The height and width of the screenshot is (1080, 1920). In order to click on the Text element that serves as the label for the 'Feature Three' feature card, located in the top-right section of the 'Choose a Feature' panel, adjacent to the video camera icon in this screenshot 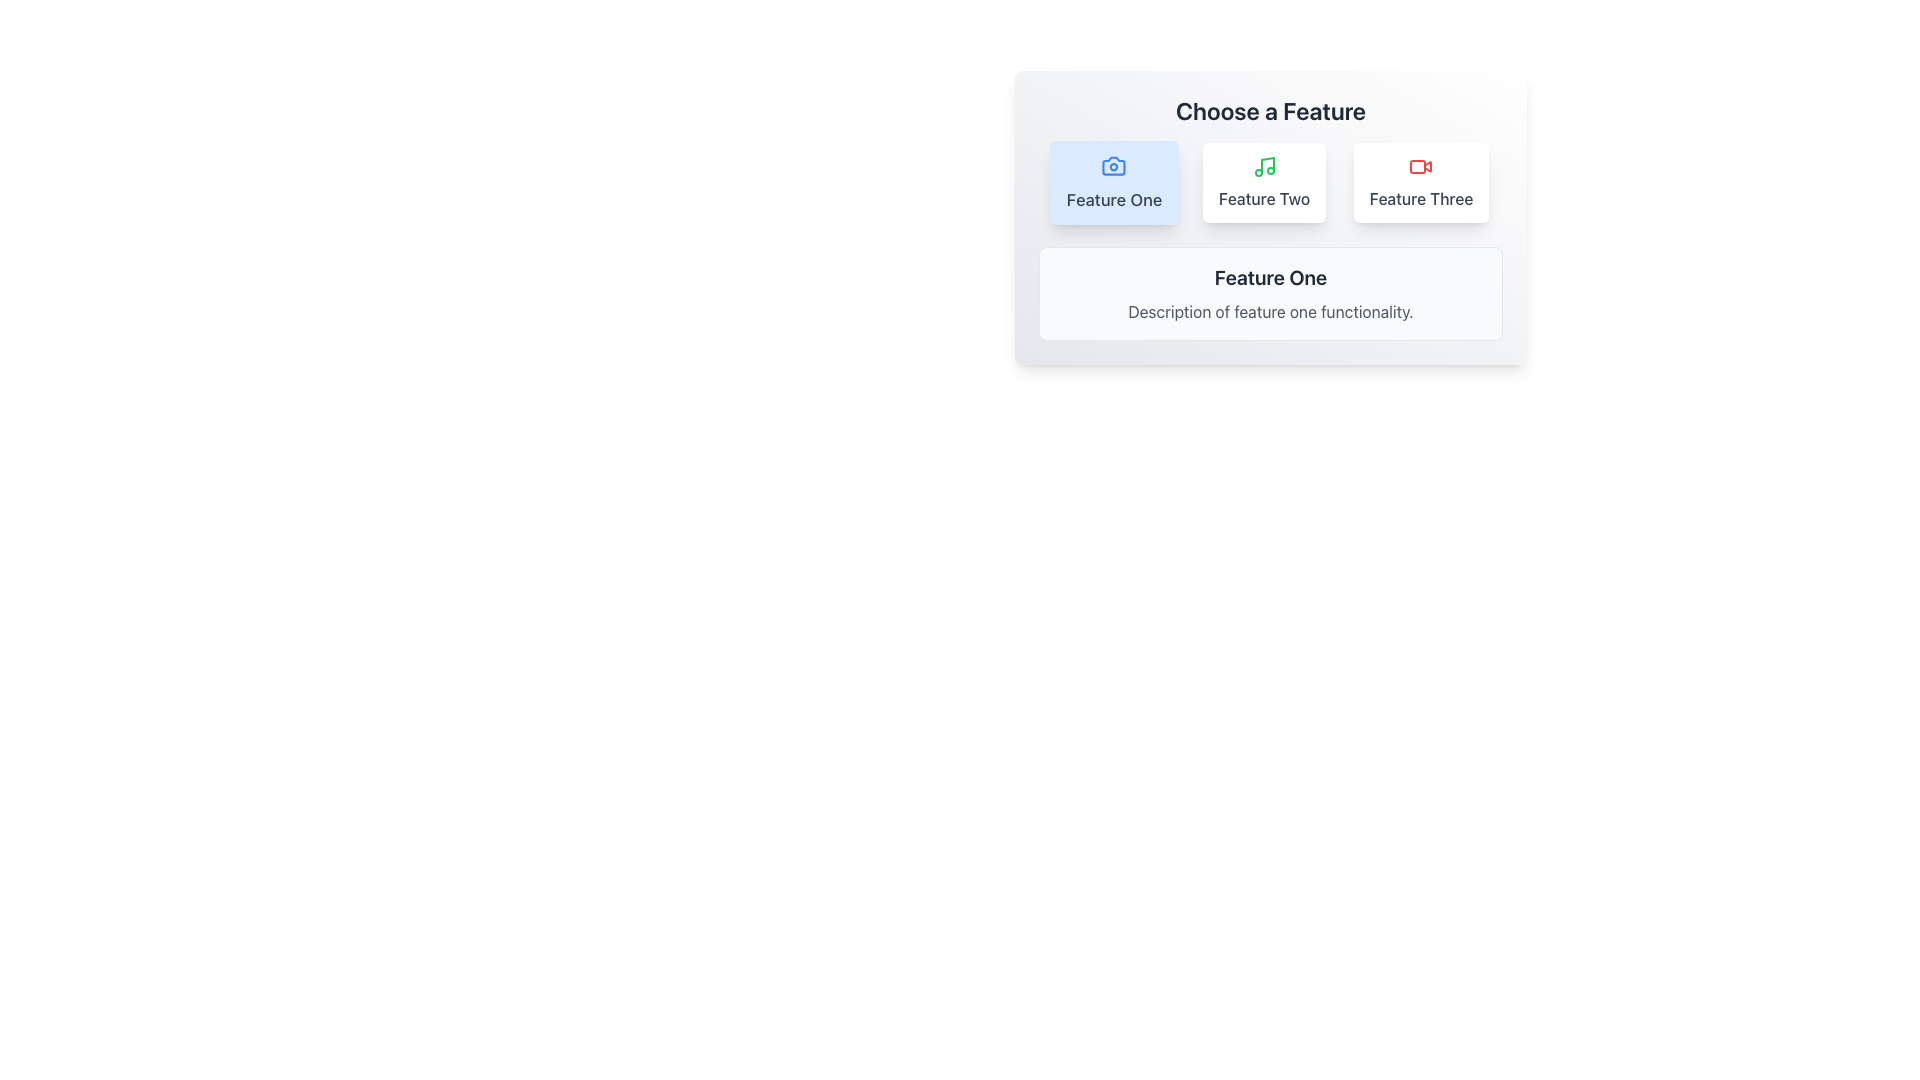, I will do `click(1420, 199)`.